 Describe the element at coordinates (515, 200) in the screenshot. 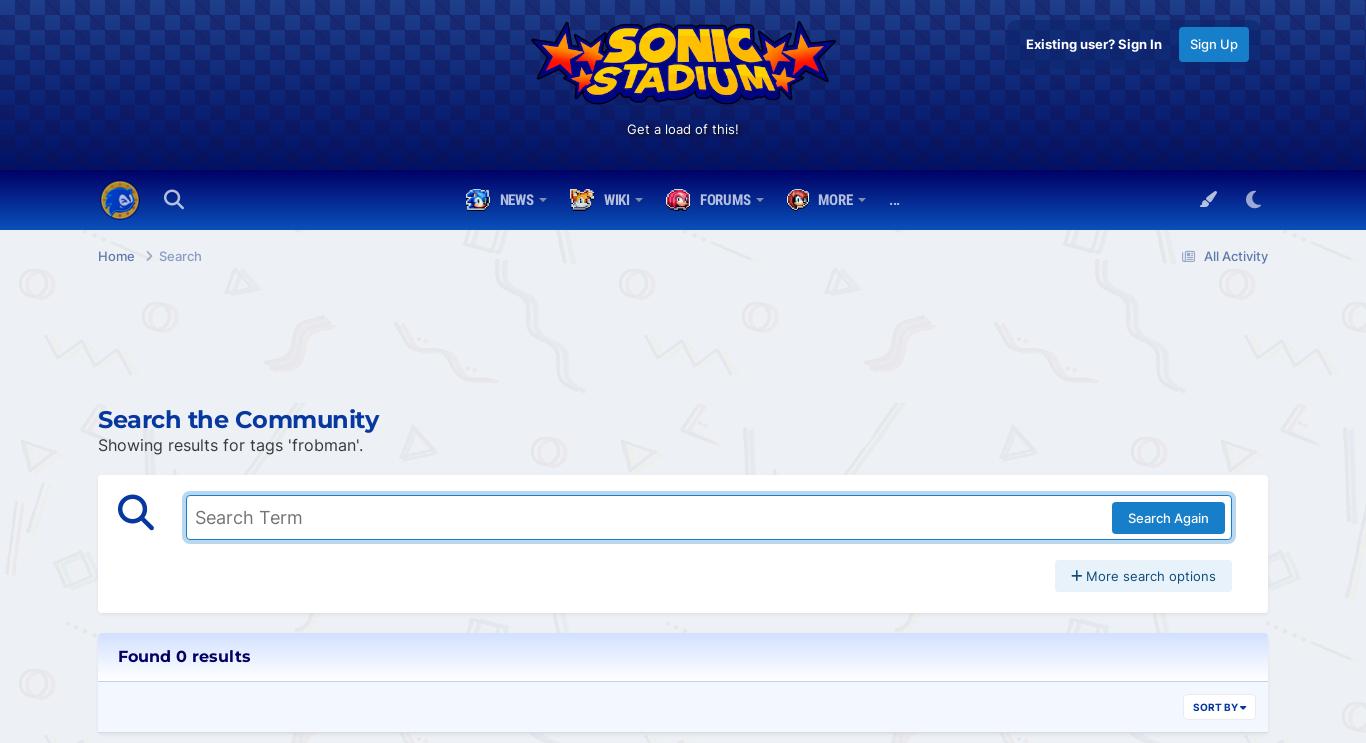

I see `'News'` at that location.